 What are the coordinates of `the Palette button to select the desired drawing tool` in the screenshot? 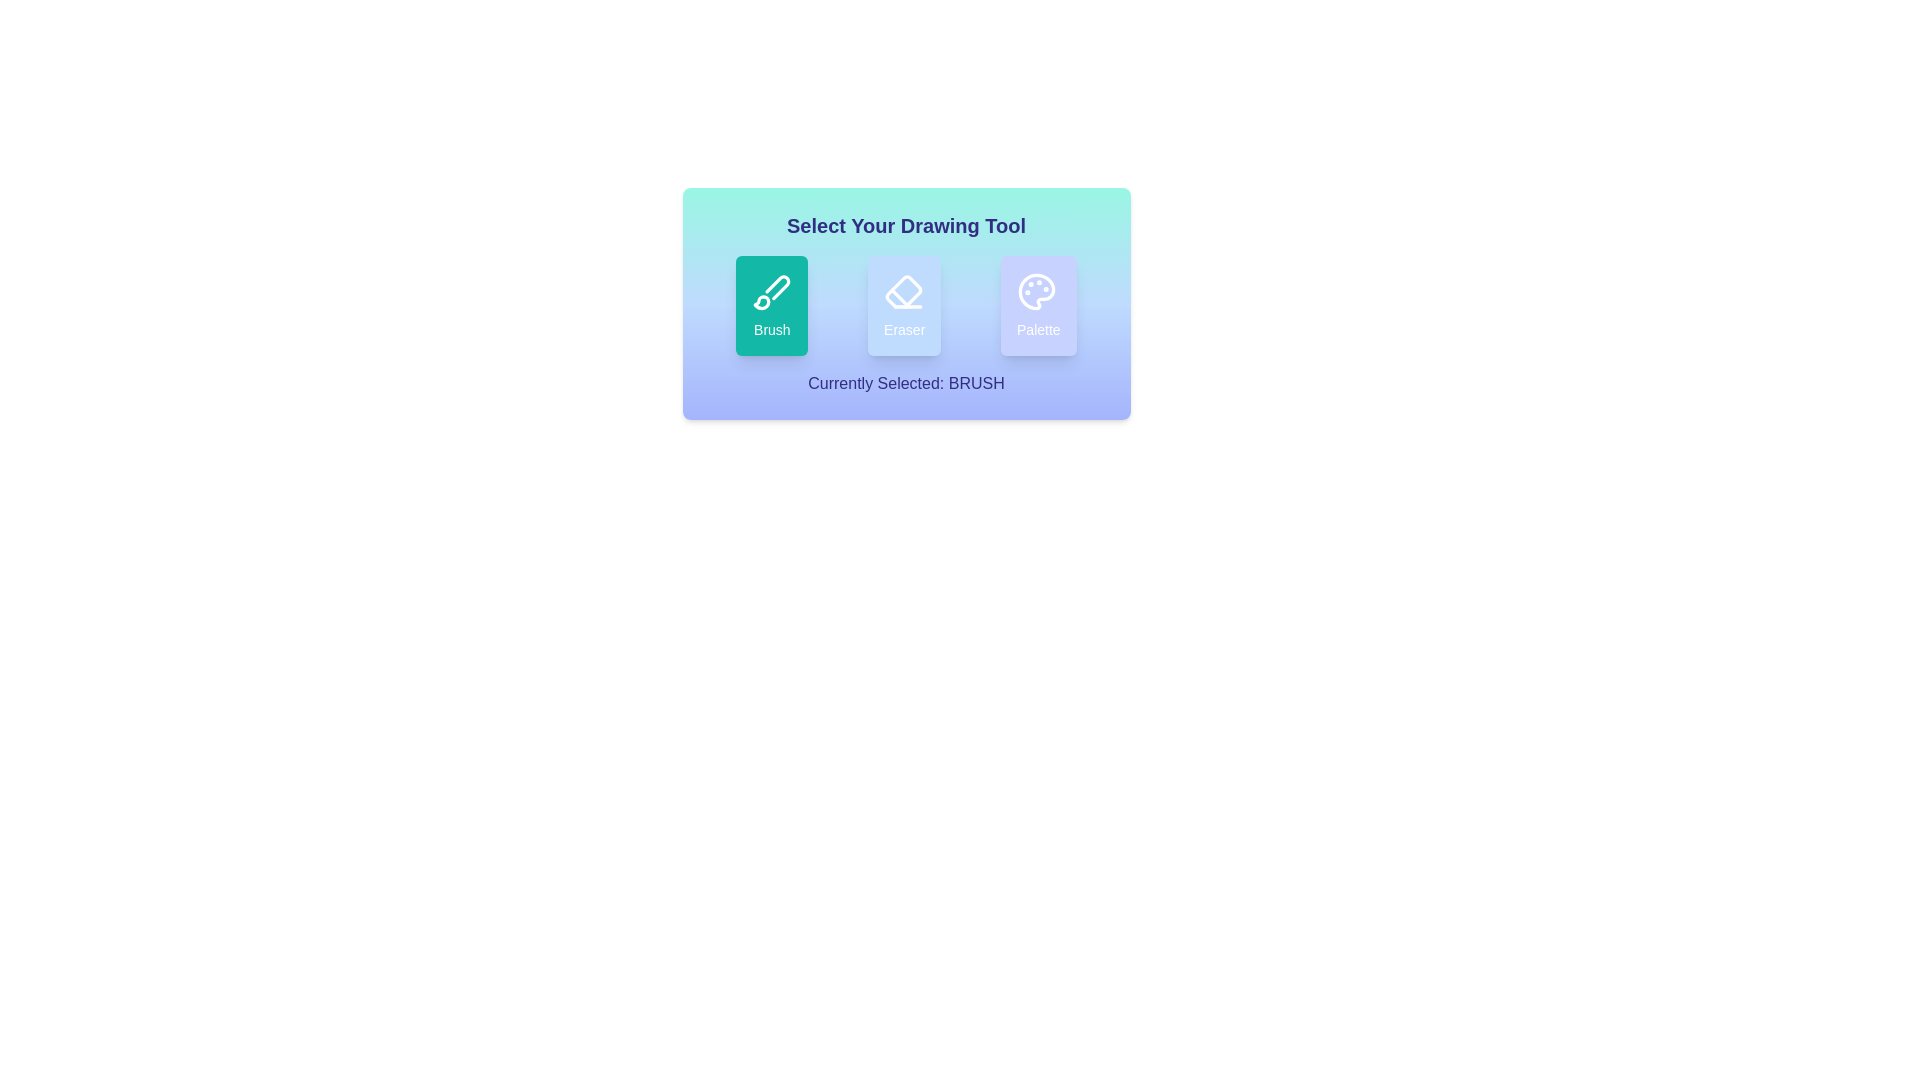 It's located at (1038, 305).